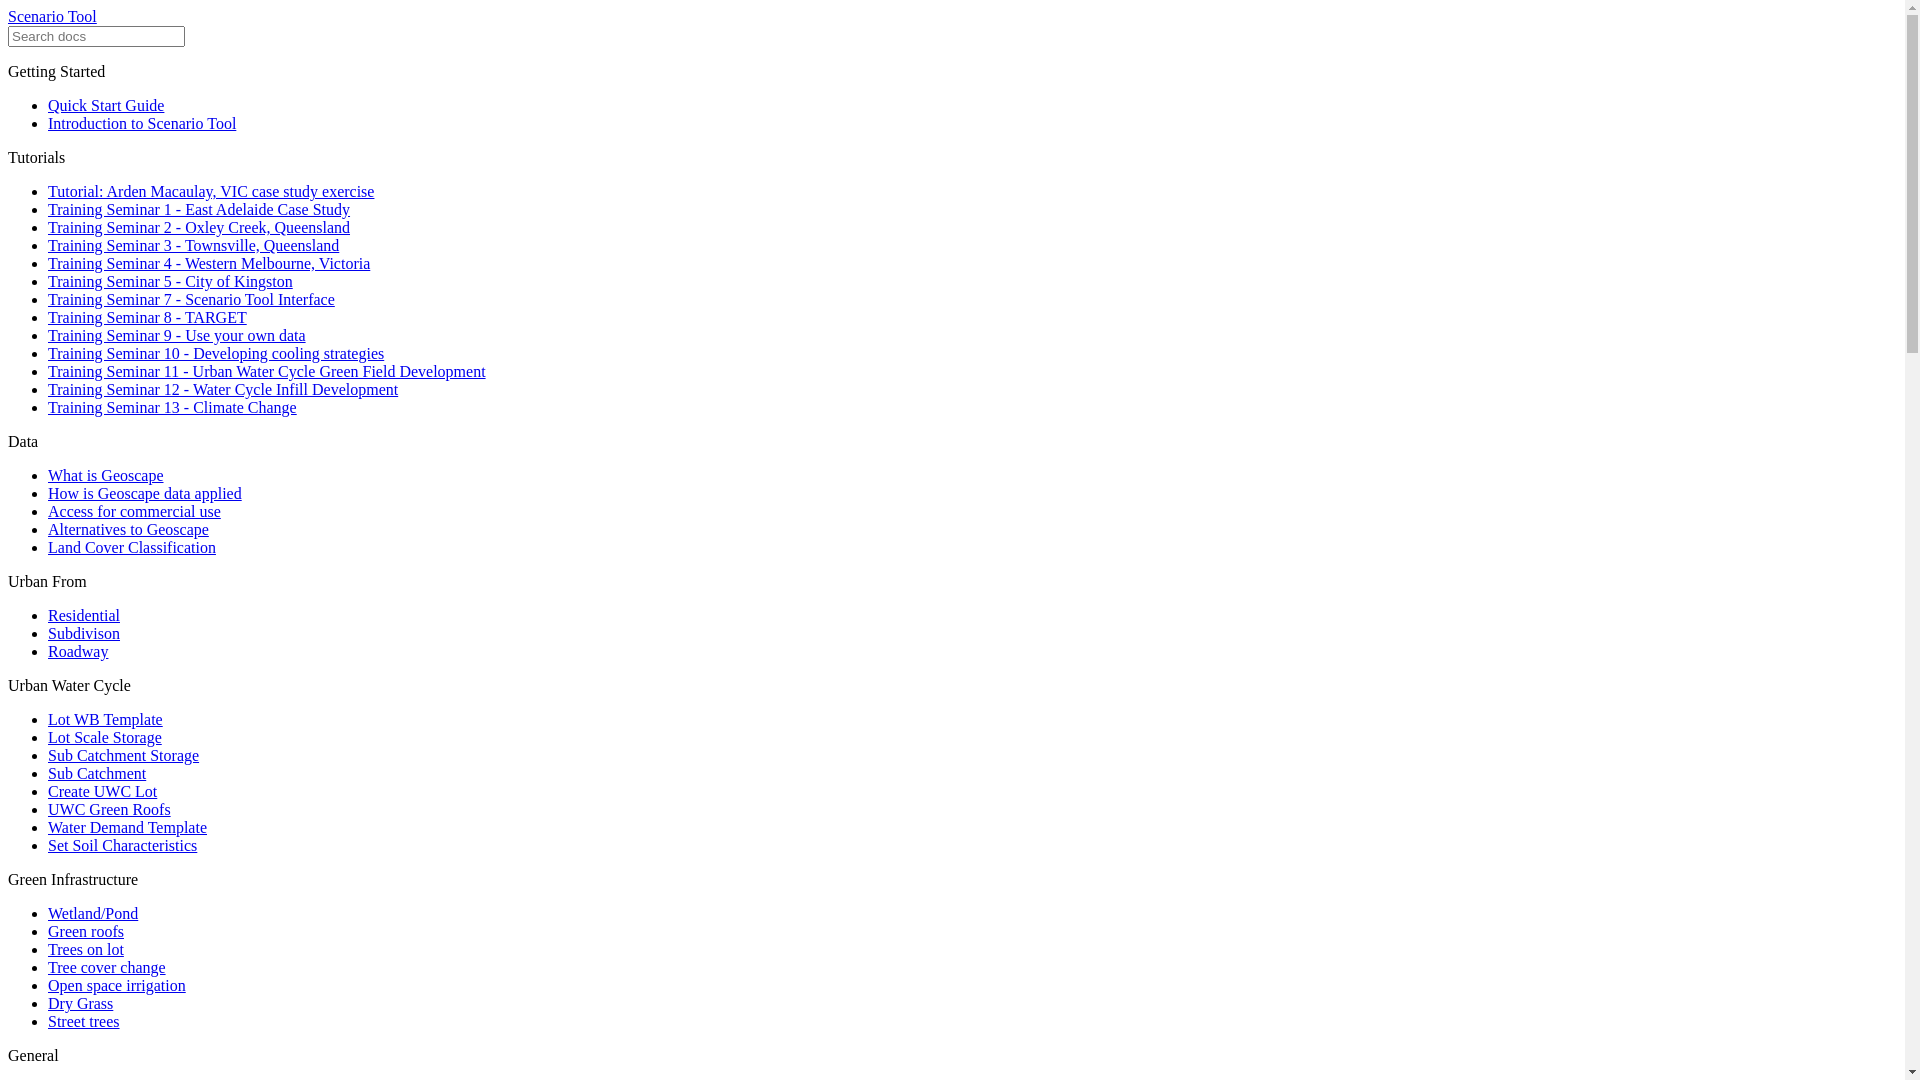 The height and width of the screenshot is (1080, 1920). What do you see at coordinates (126, 827) in the screenshot?
I see `'Water Demand Template'` at bounding box center [126, 827].